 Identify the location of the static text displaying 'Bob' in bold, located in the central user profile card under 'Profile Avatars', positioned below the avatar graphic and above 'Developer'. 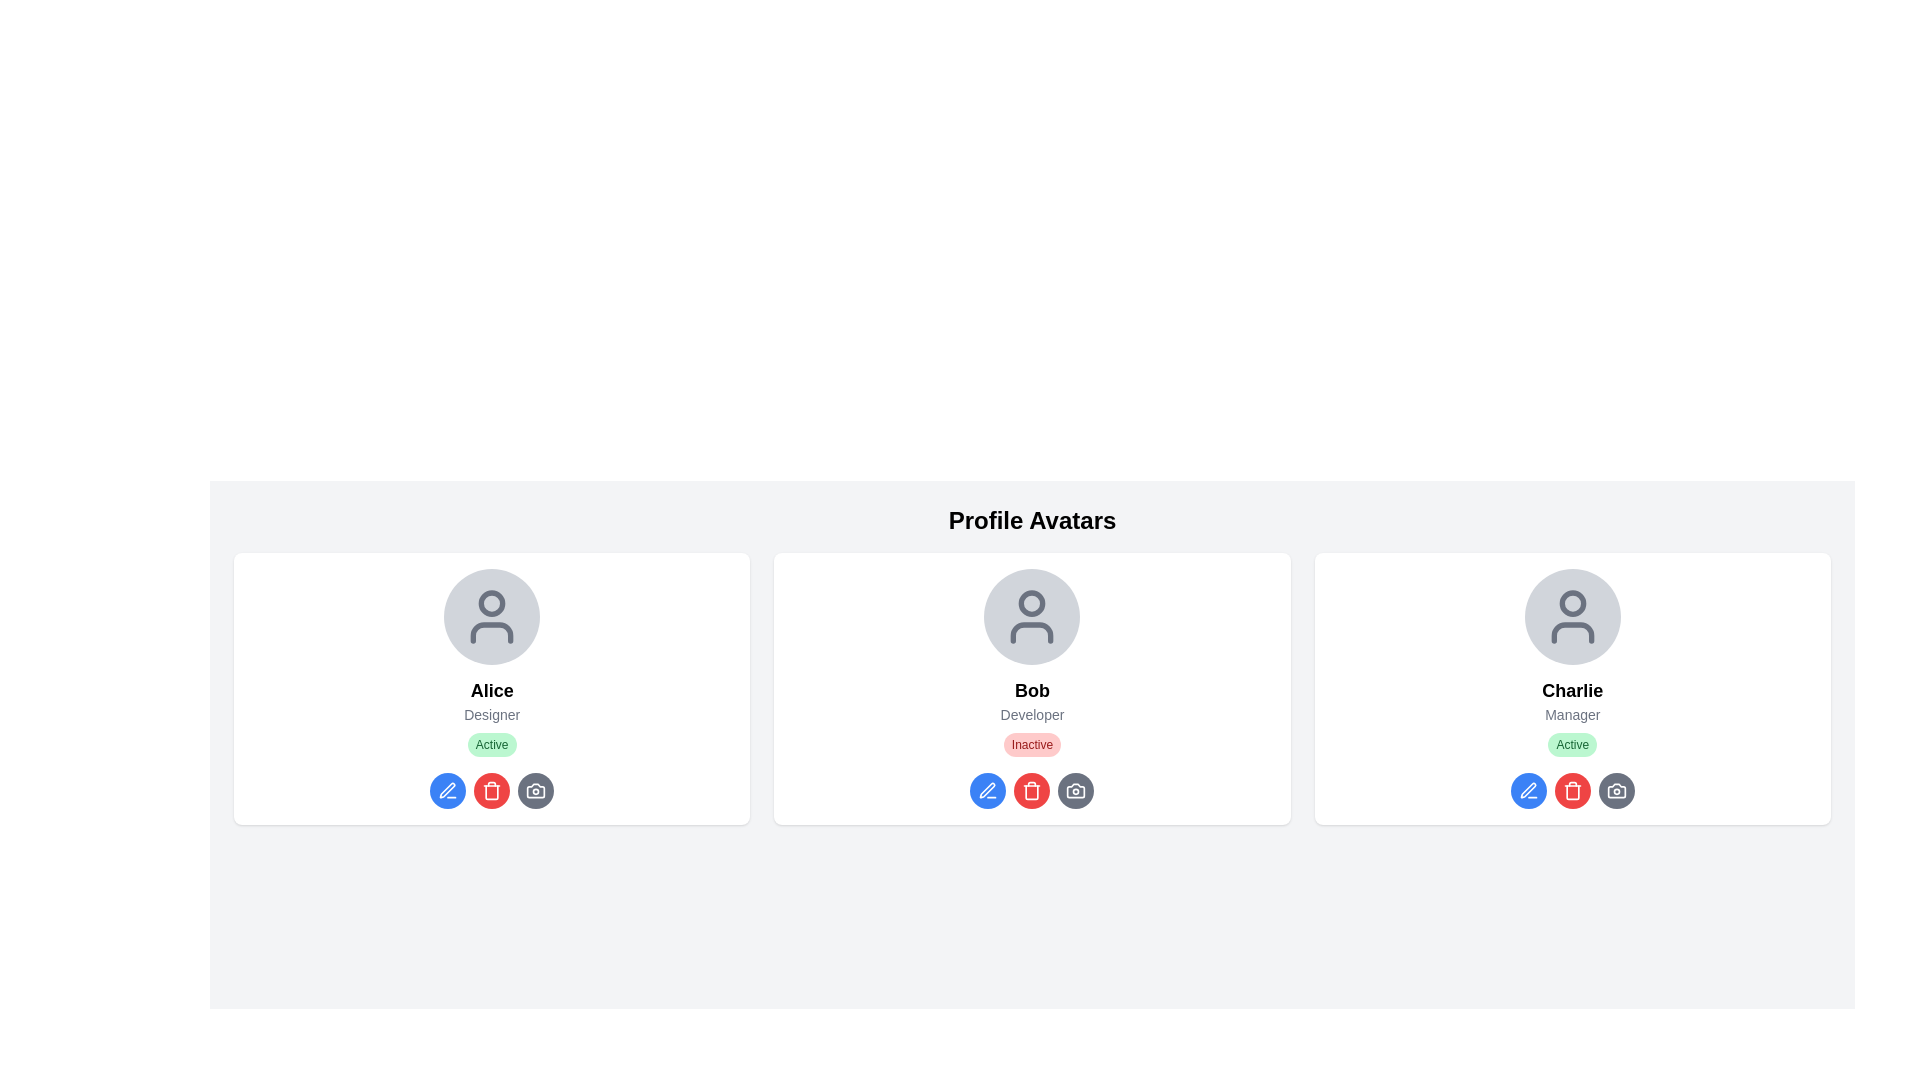
(1032, 689).